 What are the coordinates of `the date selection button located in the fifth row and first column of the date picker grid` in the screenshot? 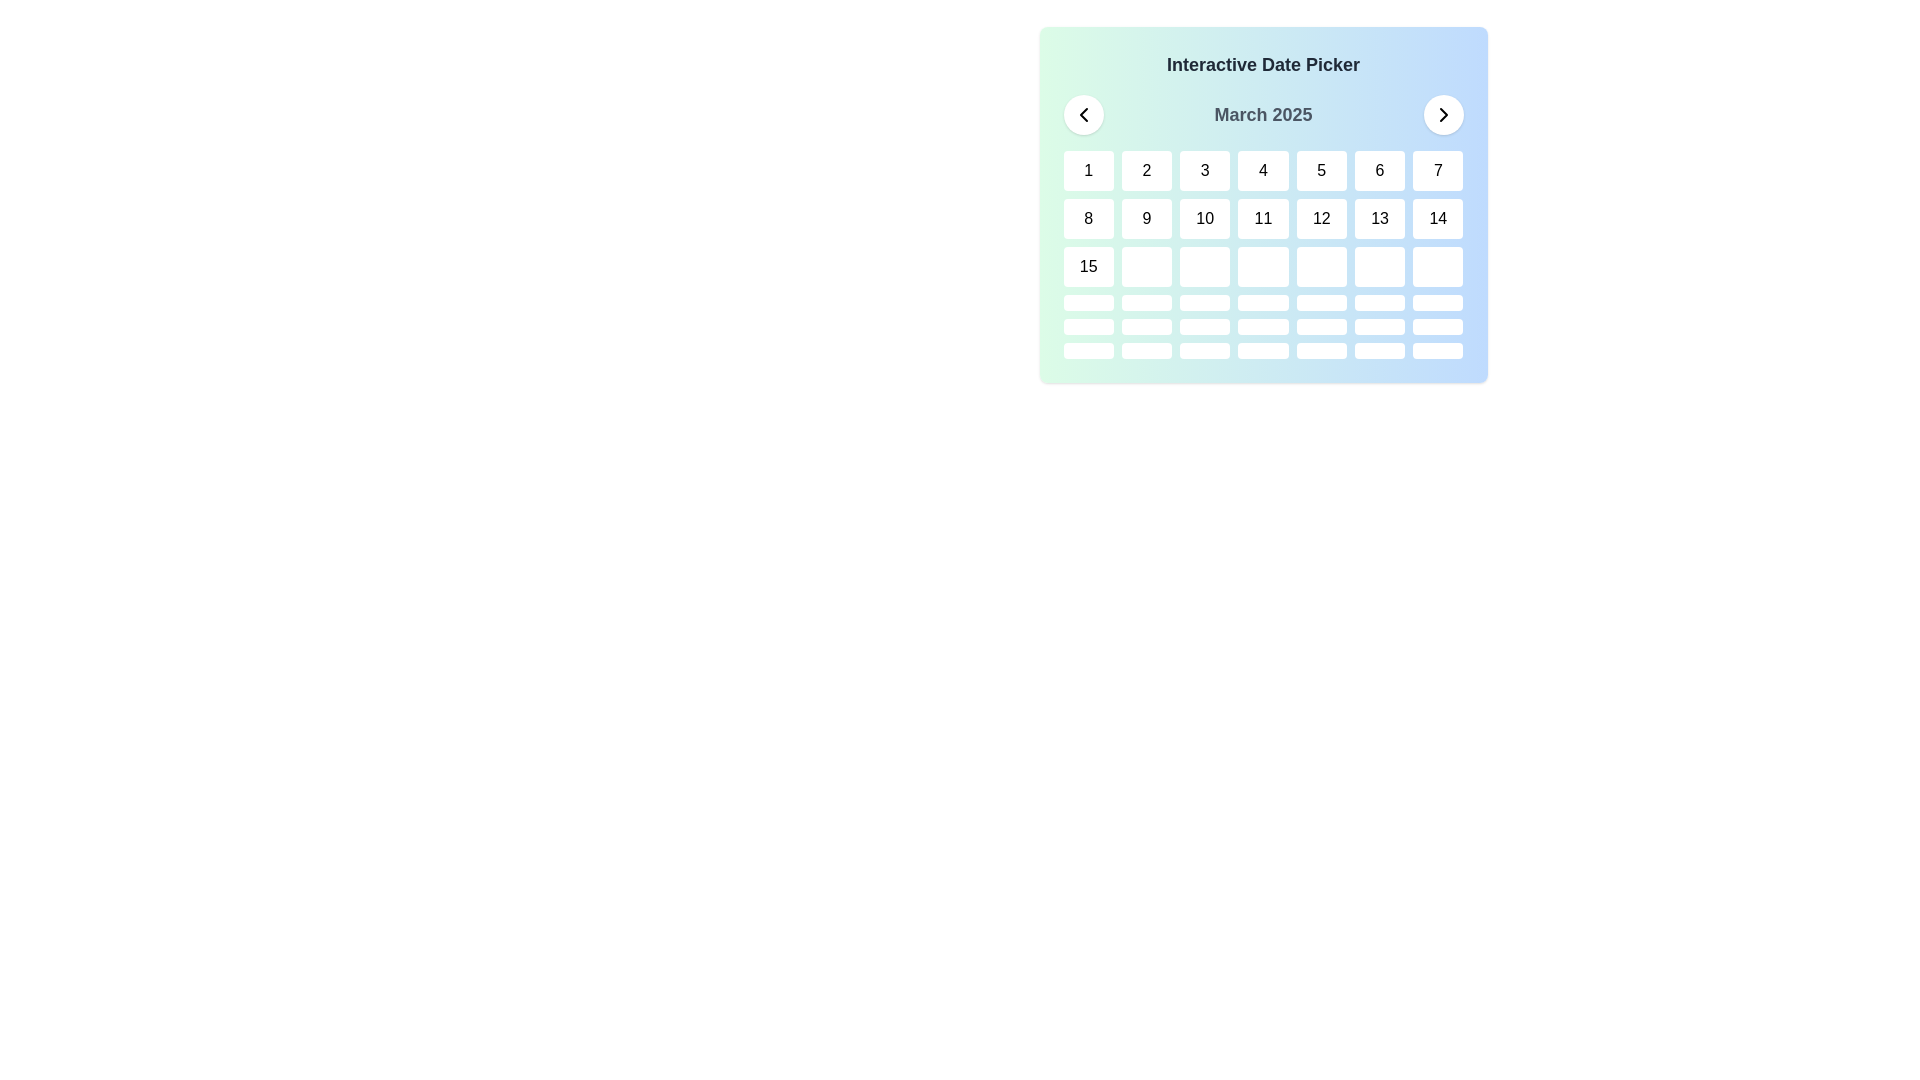 It's located at (1087, 303).